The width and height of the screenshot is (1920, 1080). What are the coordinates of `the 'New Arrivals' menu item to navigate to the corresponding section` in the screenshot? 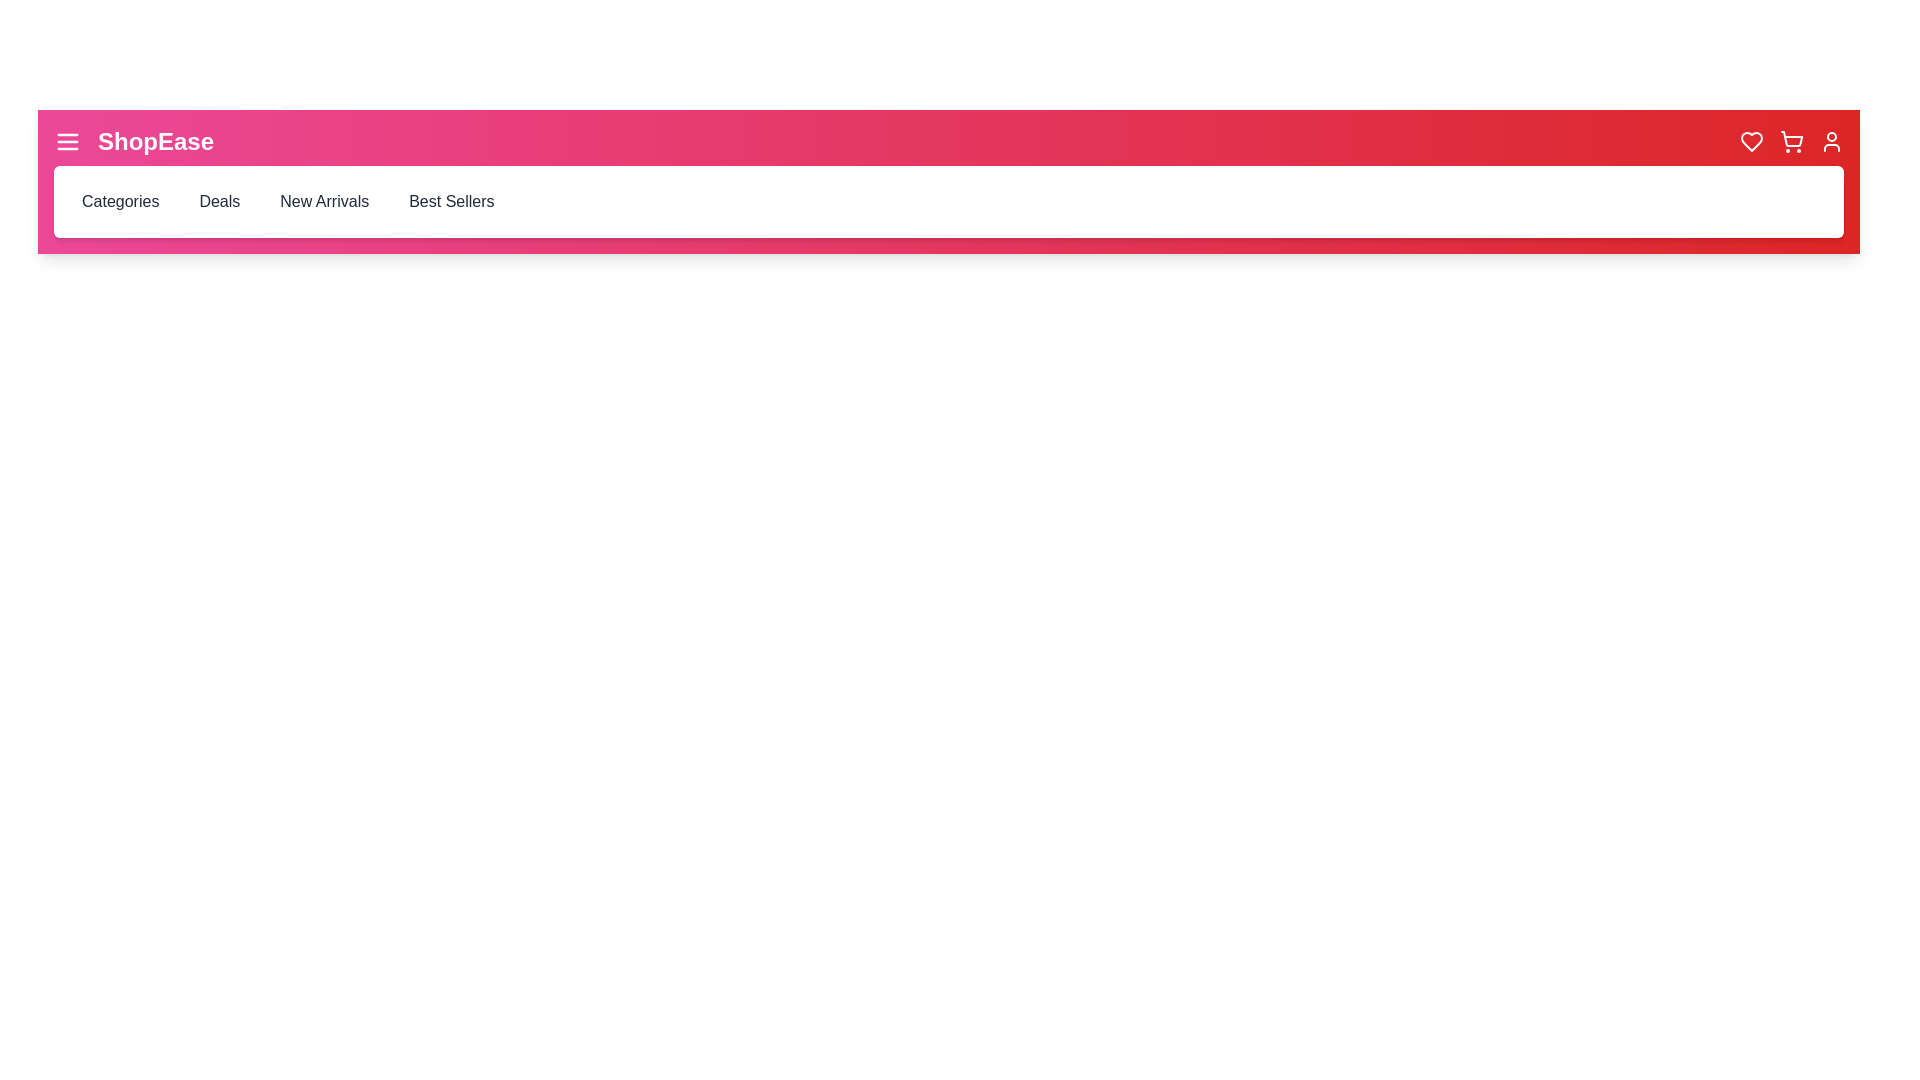 It's located at (324, 201).